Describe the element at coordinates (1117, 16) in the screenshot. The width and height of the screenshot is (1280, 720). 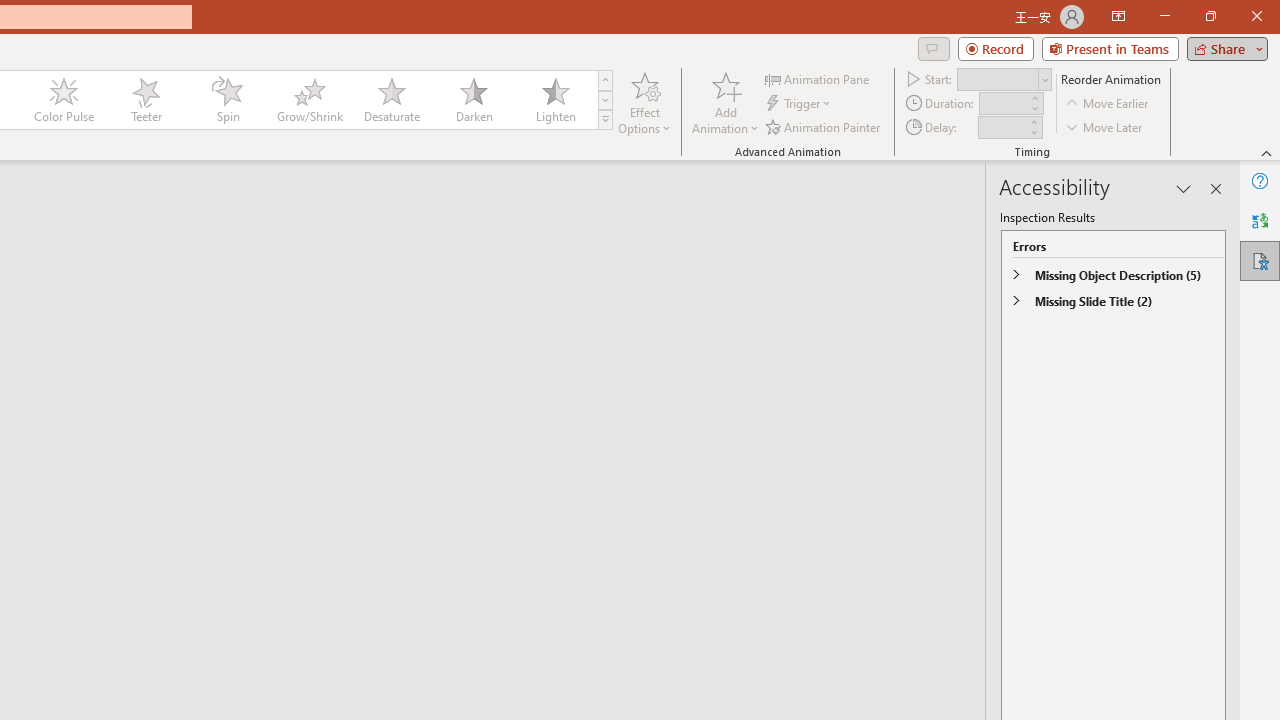
I see `'Ribbon Display Options'` at that location.